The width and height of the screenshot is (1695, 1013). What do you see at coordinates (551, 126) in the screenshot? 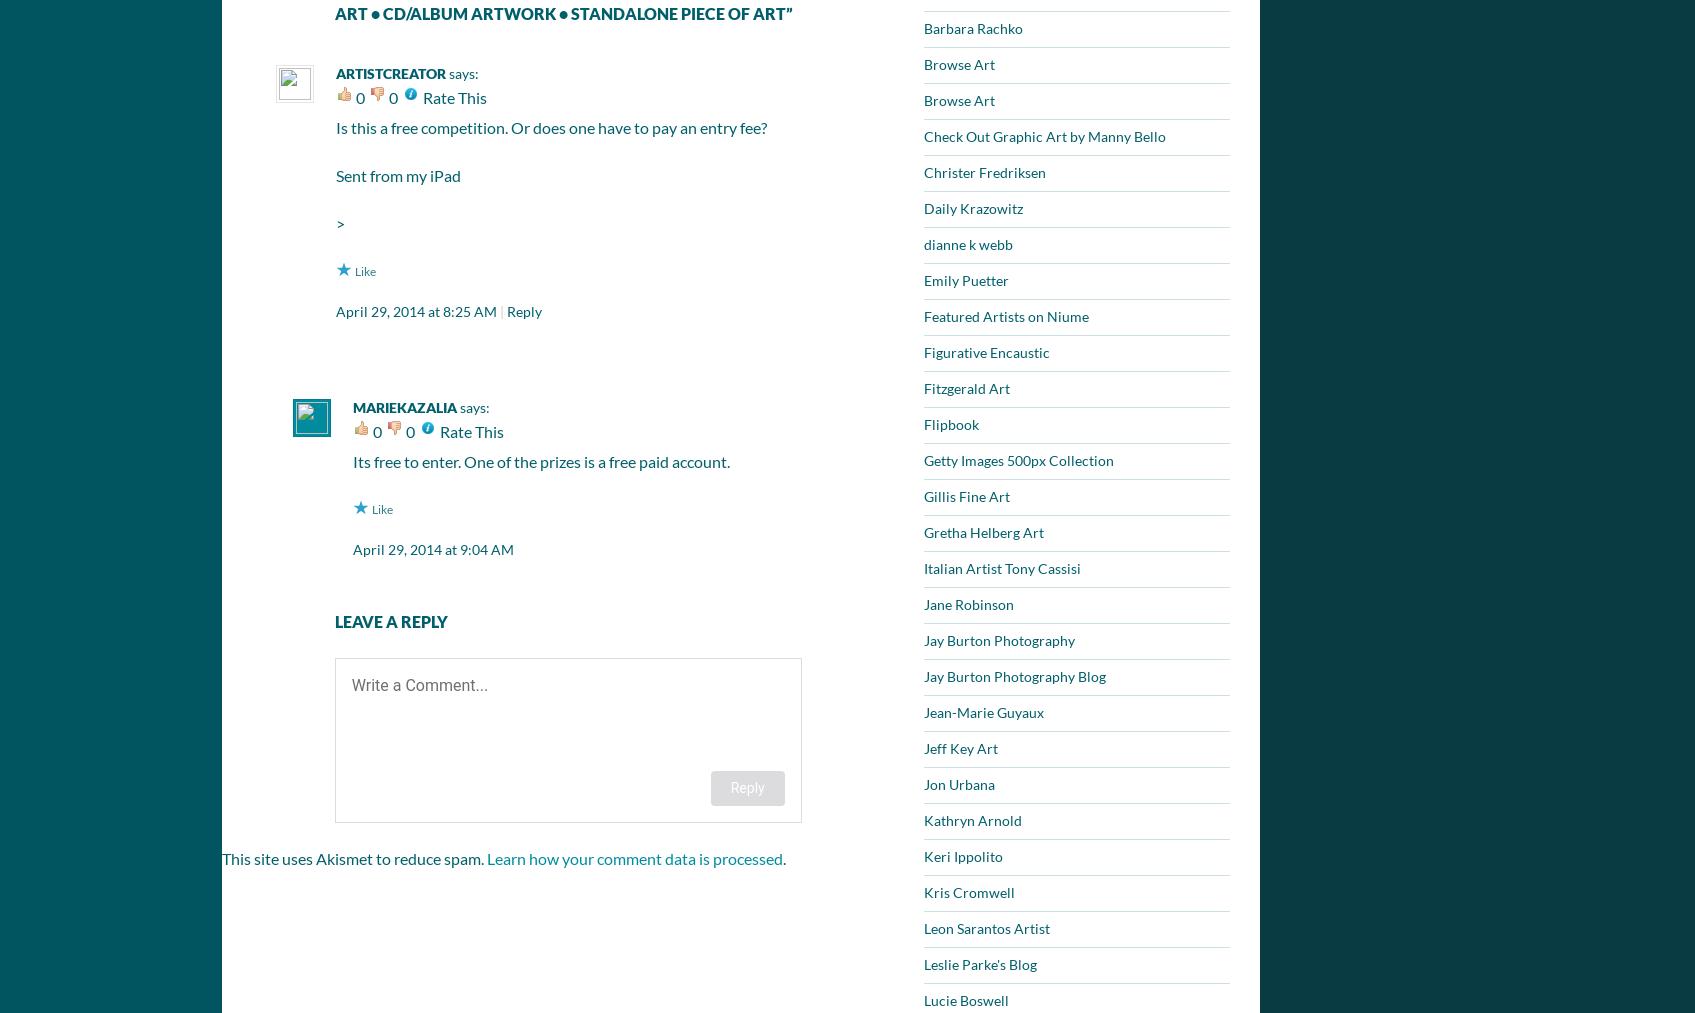
I see `'Is this a free competition. Or does one have to pay an entry fee?'` at bounding box center [551, 126].